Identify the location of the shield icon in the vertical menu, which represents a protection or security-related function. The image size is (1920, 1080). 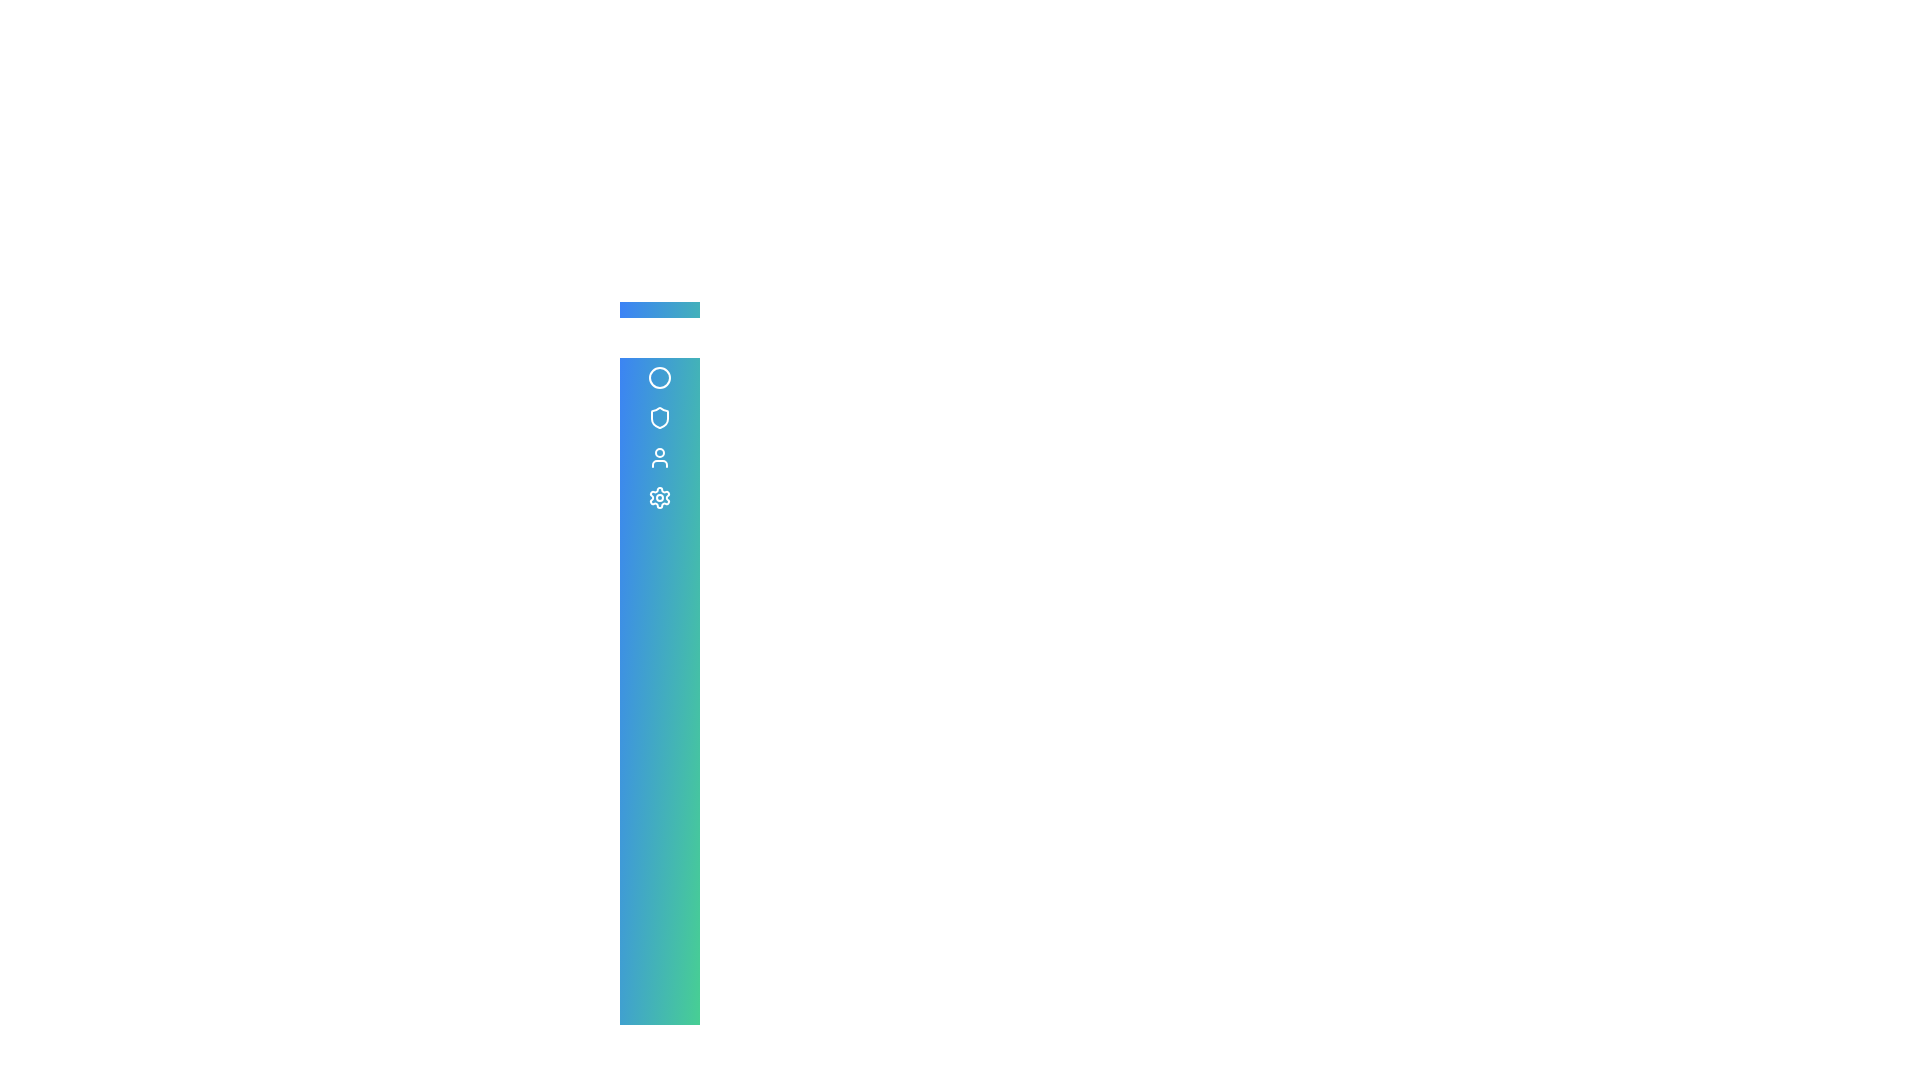
(660, 416).